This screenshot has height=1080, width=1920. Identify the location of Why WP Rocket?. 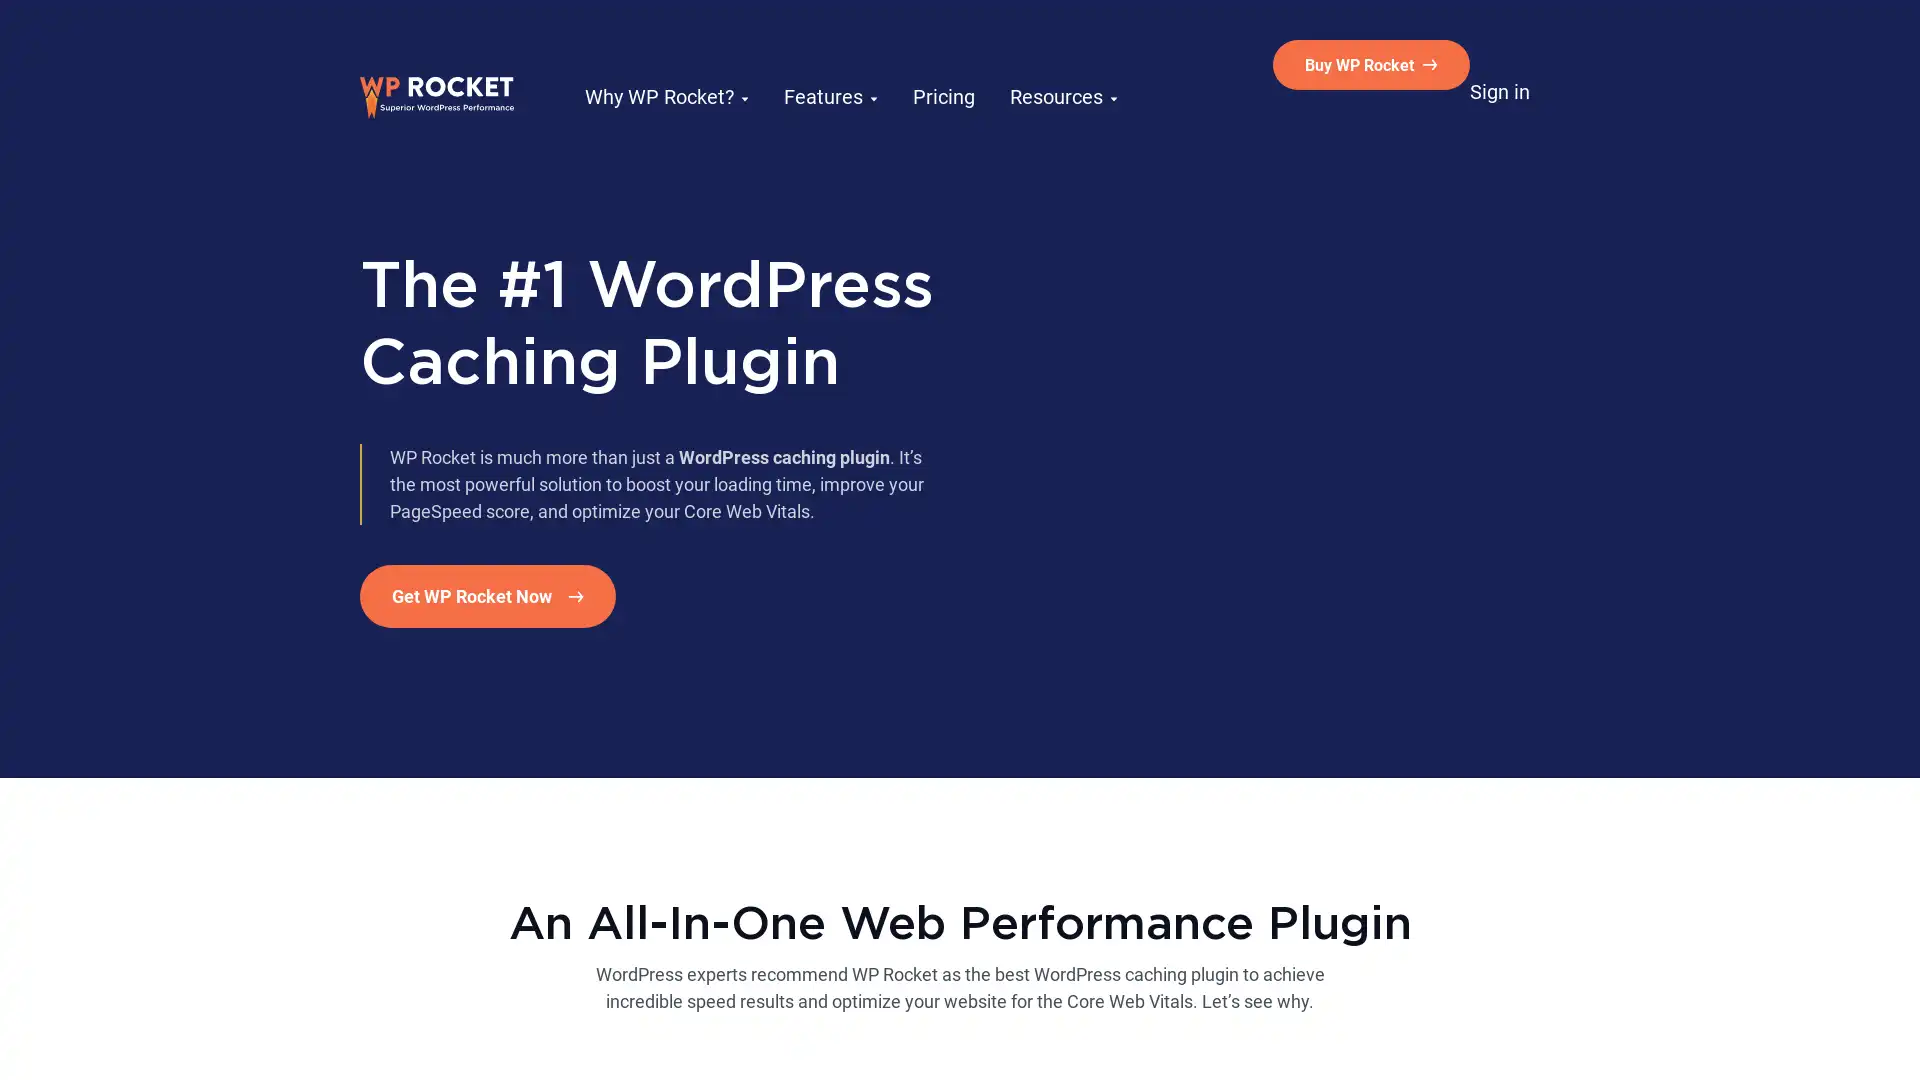
(659, 64).